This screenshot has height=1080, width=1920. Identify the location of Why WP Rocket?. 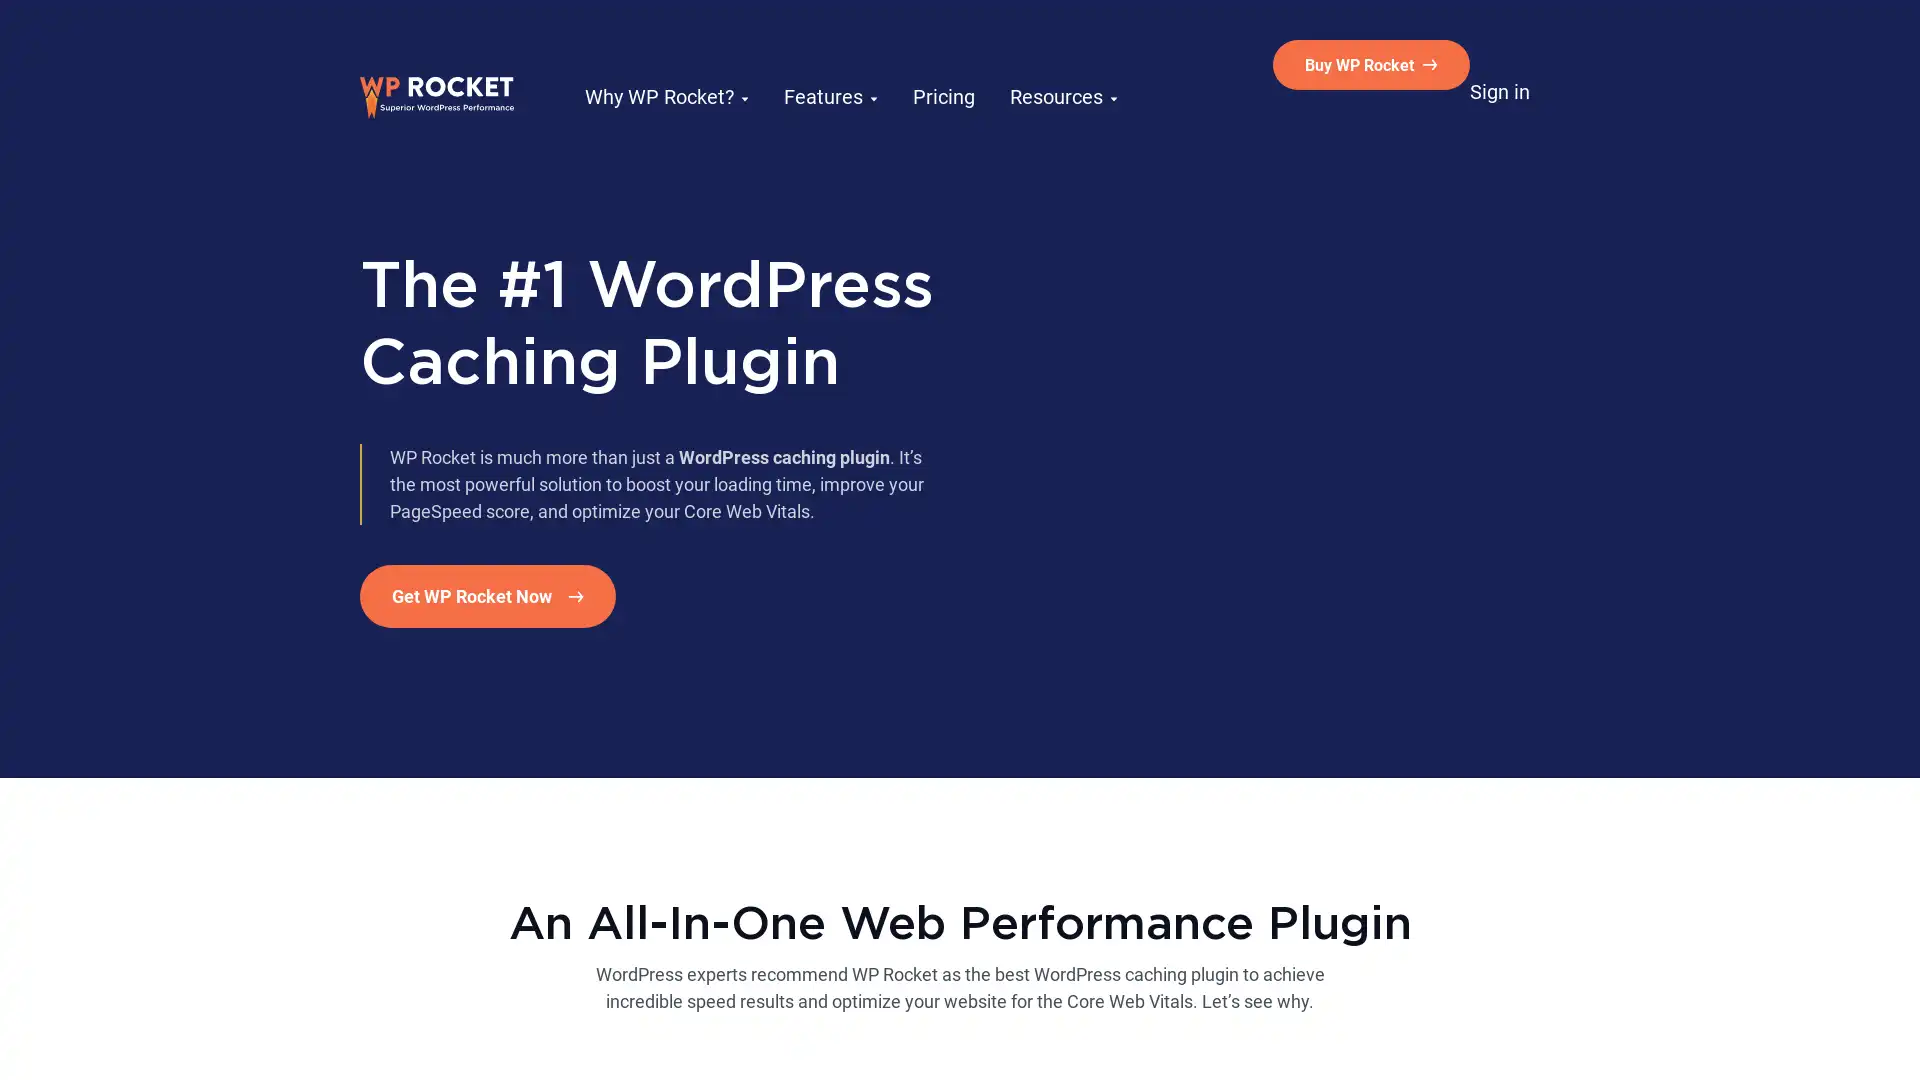
(659, 64).